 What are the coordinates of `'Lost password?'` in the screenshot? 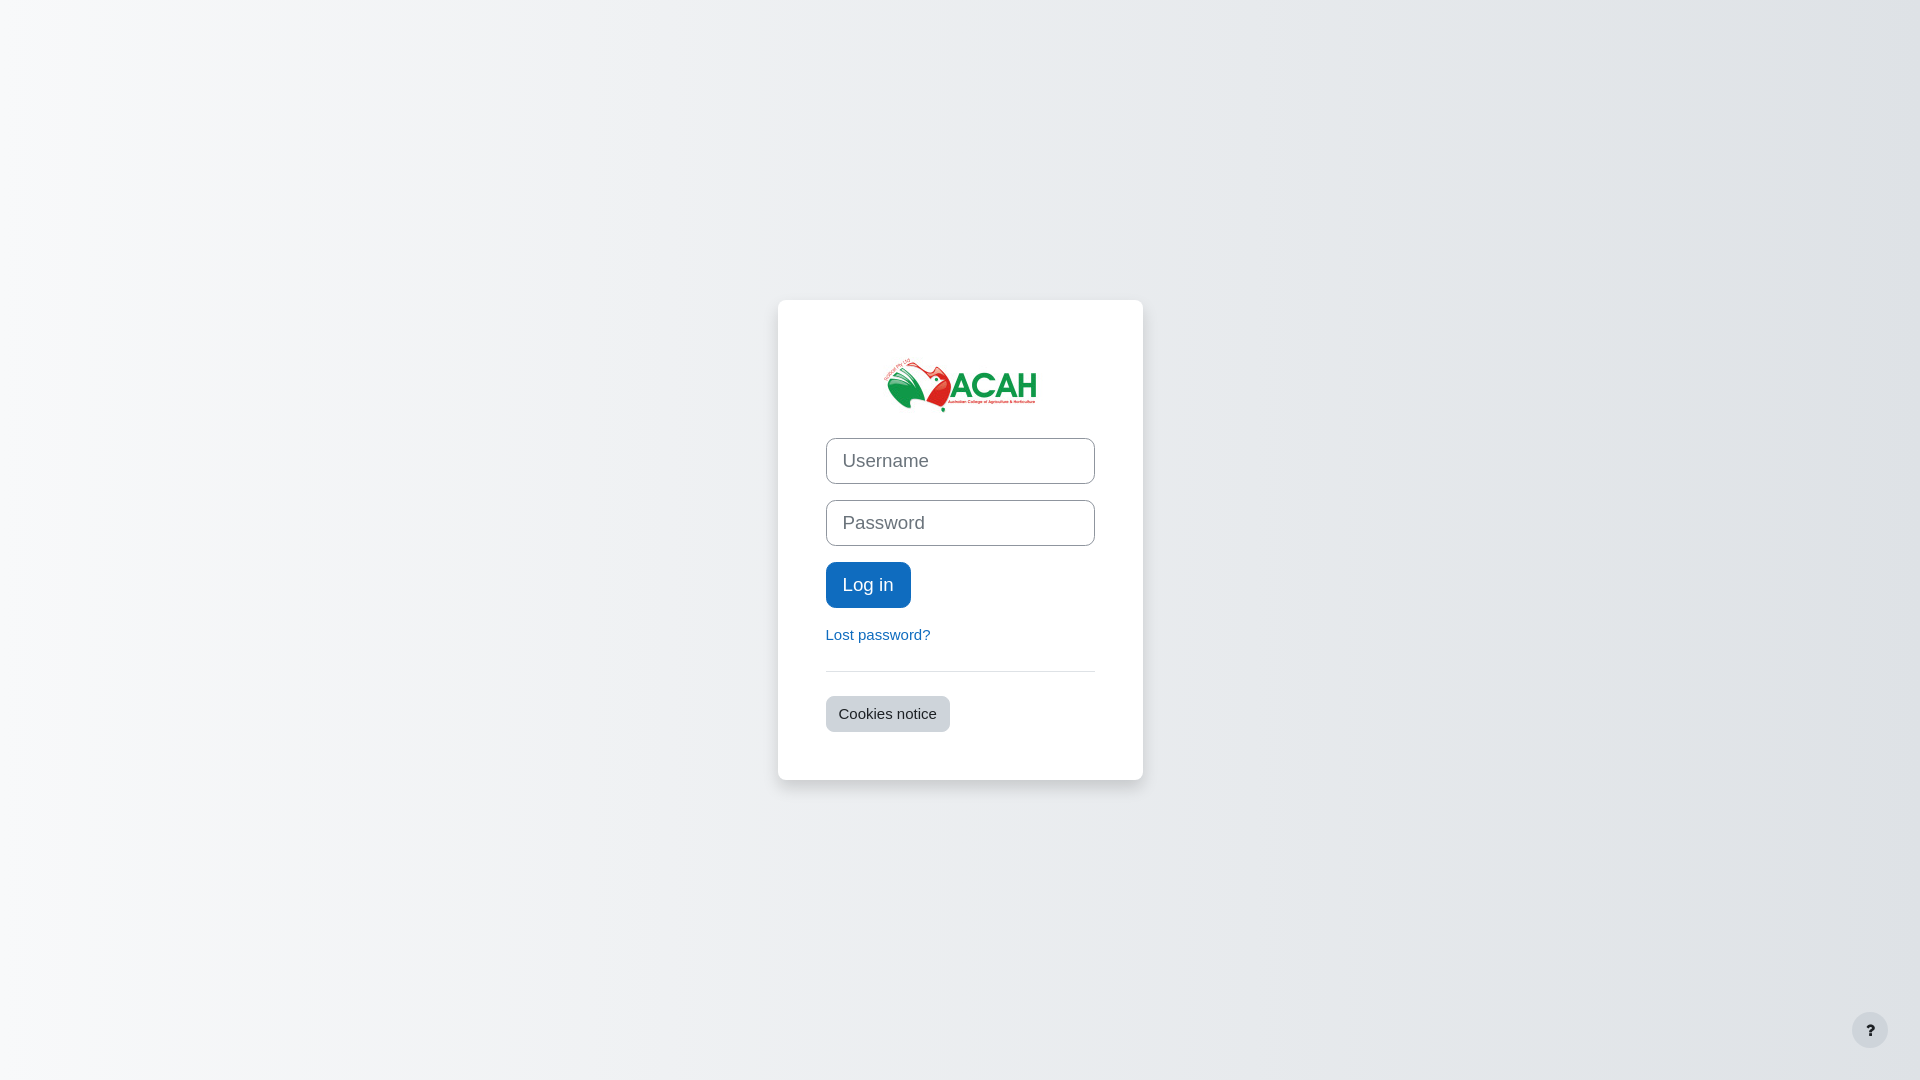 It's located at (878, 634).